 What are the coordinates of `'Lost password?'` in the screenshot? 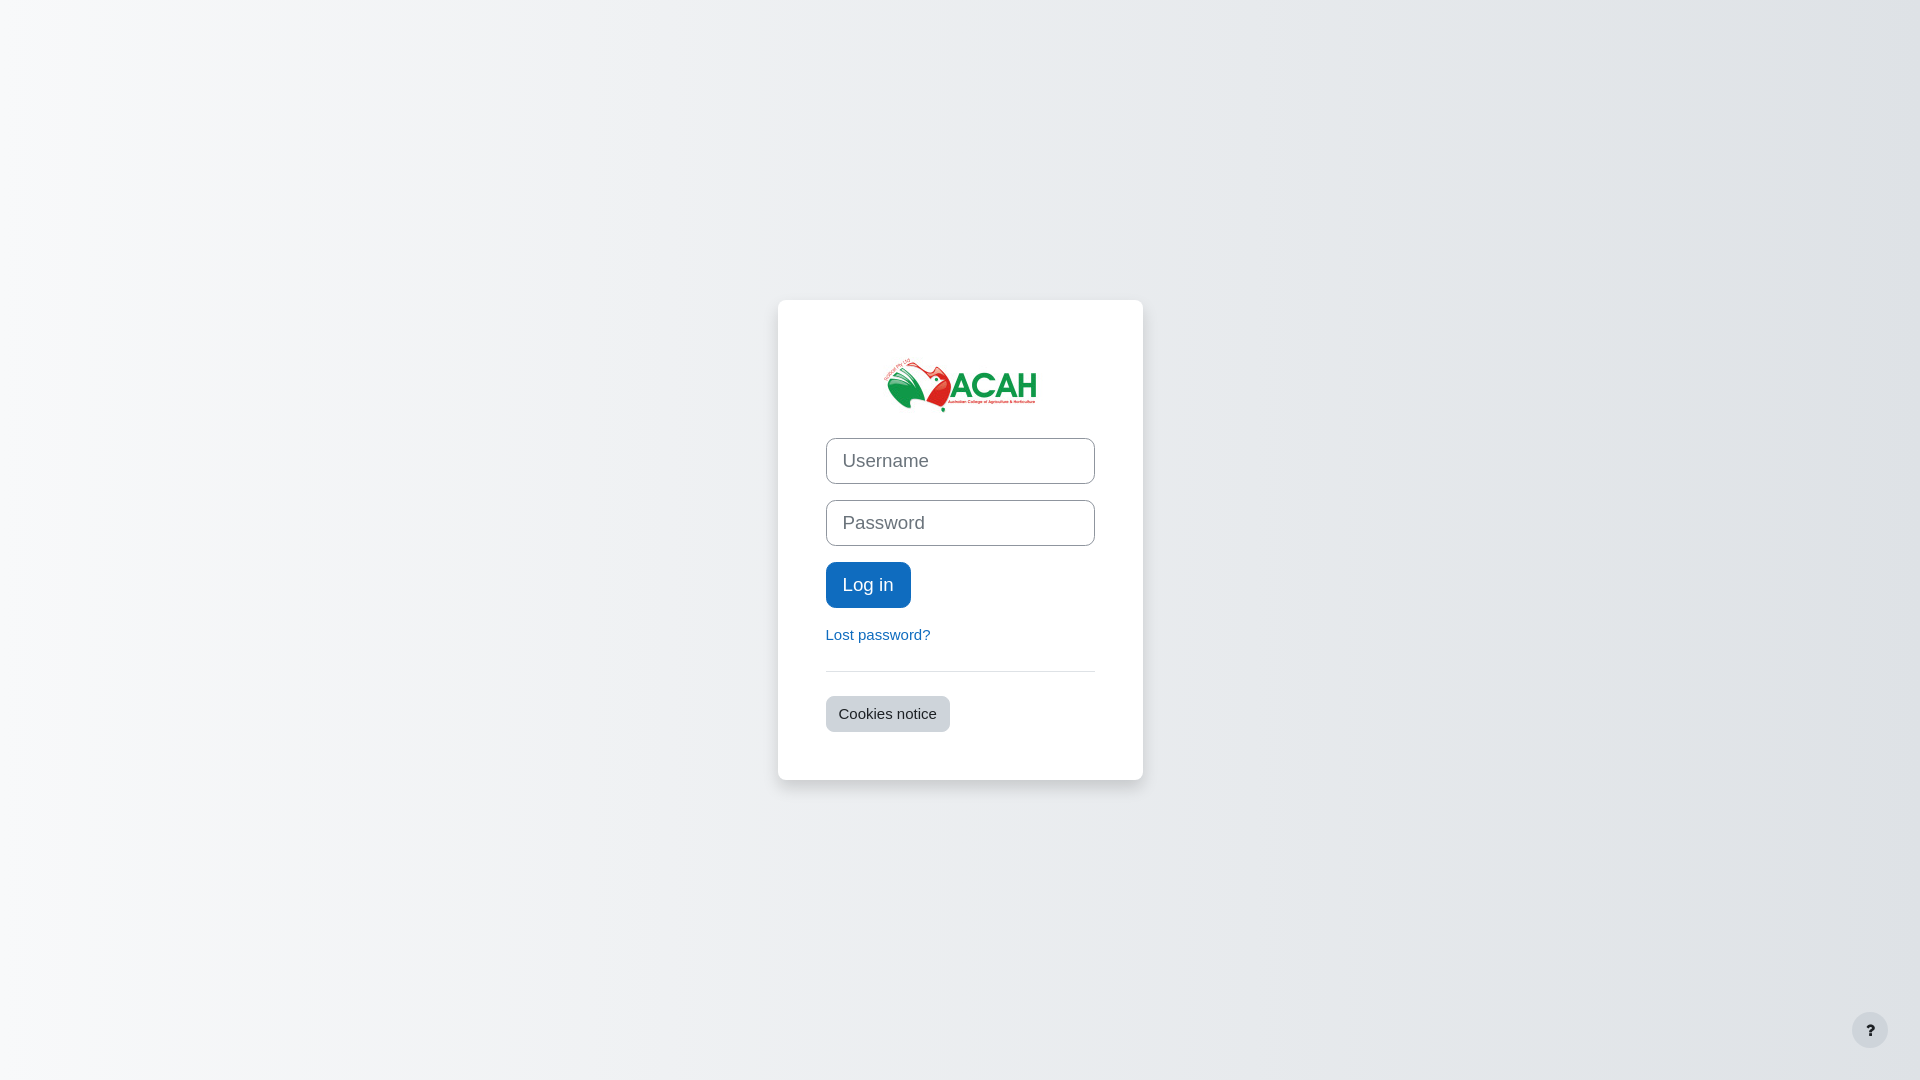 It's located at (878, 634).